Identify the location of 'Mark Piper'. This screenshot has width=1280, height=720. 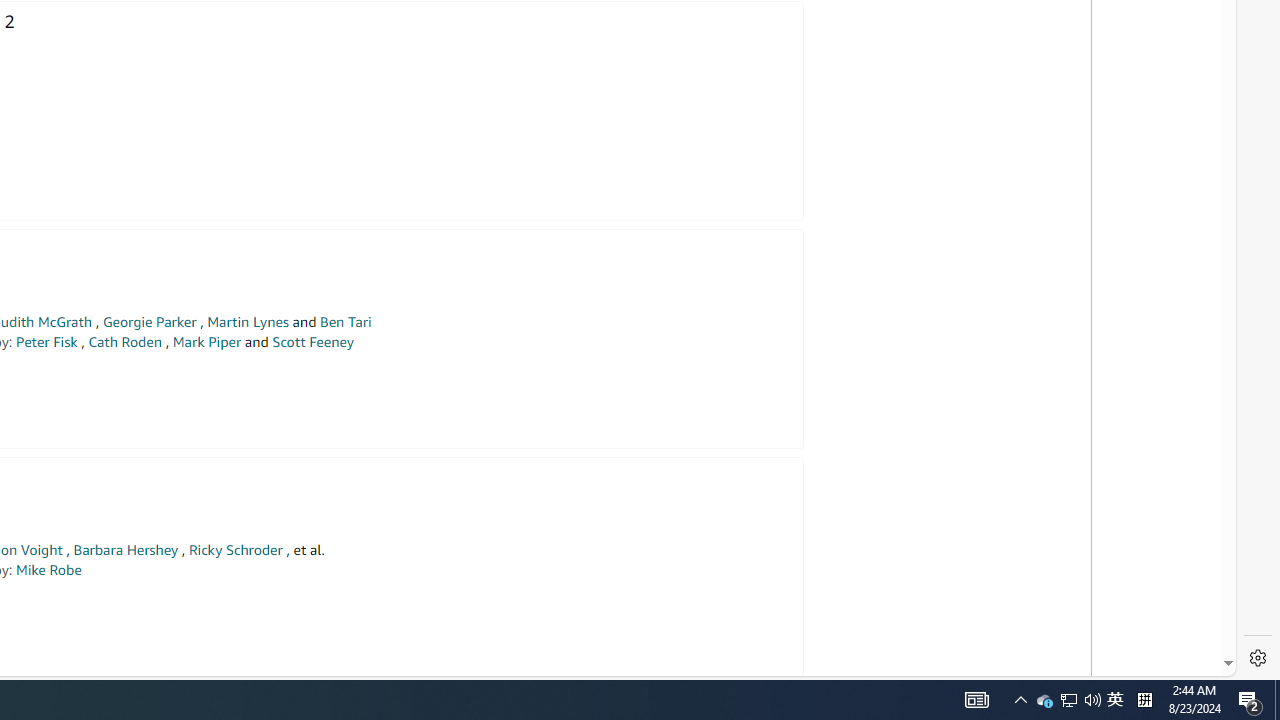
(206, 341).